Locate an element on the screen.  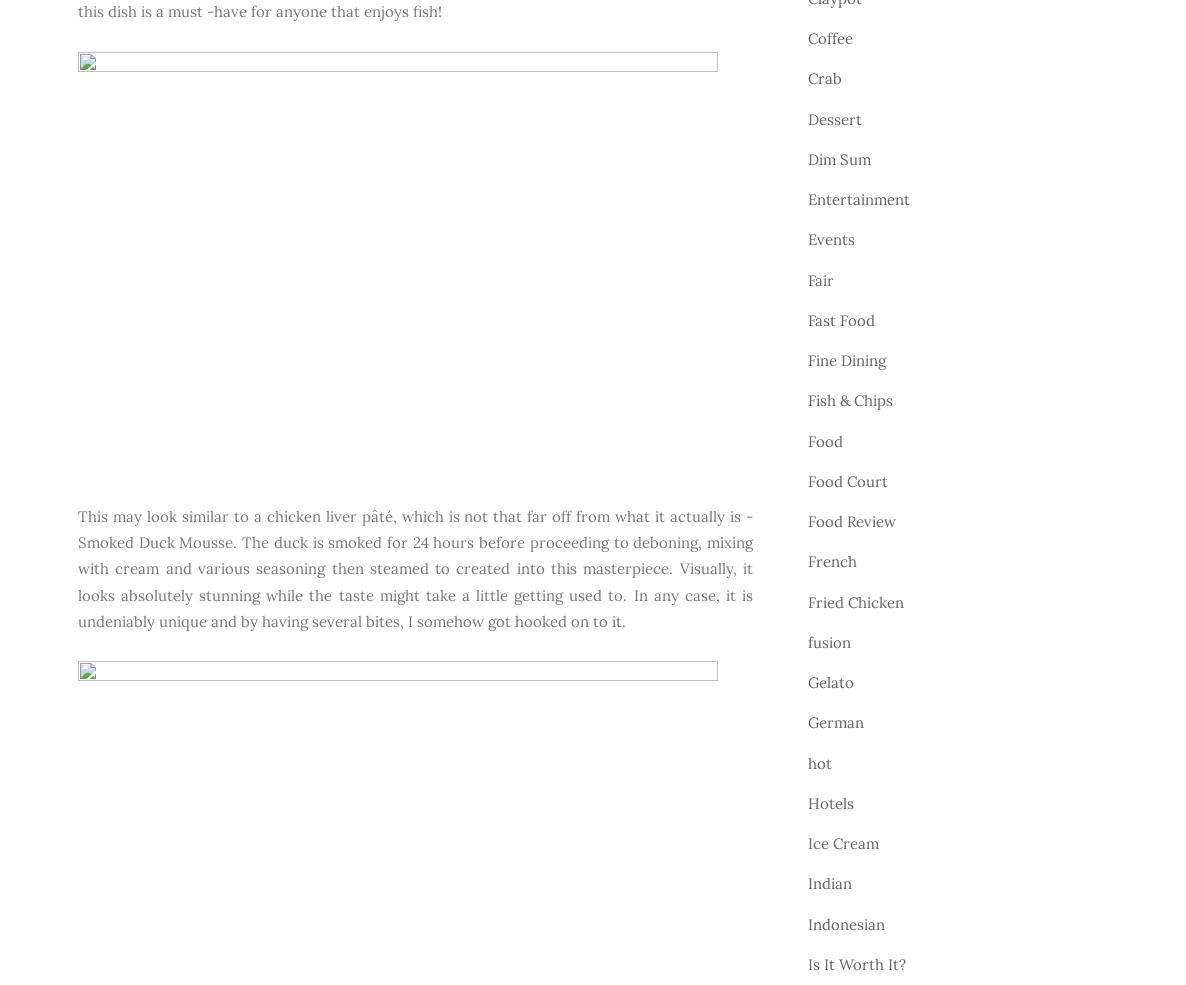
'Fine Dining' is located at coordinates (846, 360).